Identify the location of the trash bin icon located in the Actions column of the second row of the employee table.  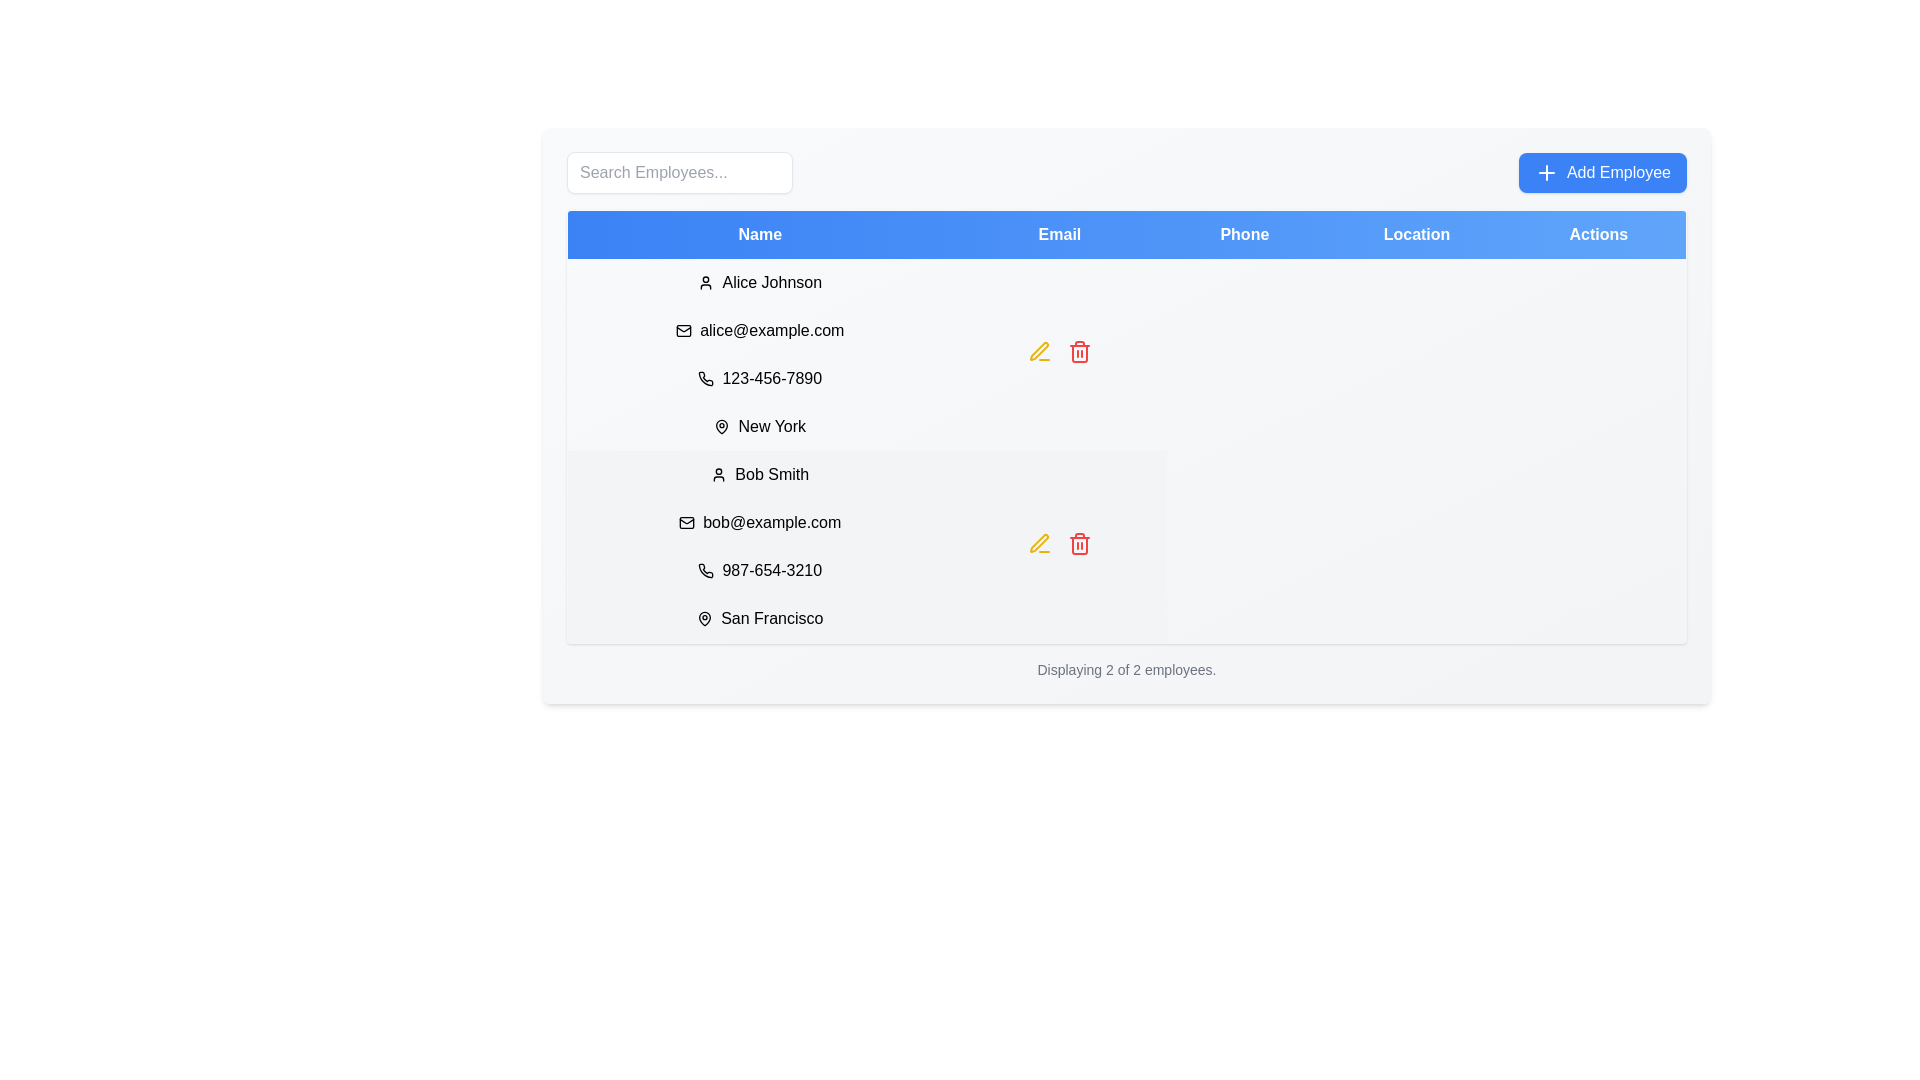
(1079, 545).